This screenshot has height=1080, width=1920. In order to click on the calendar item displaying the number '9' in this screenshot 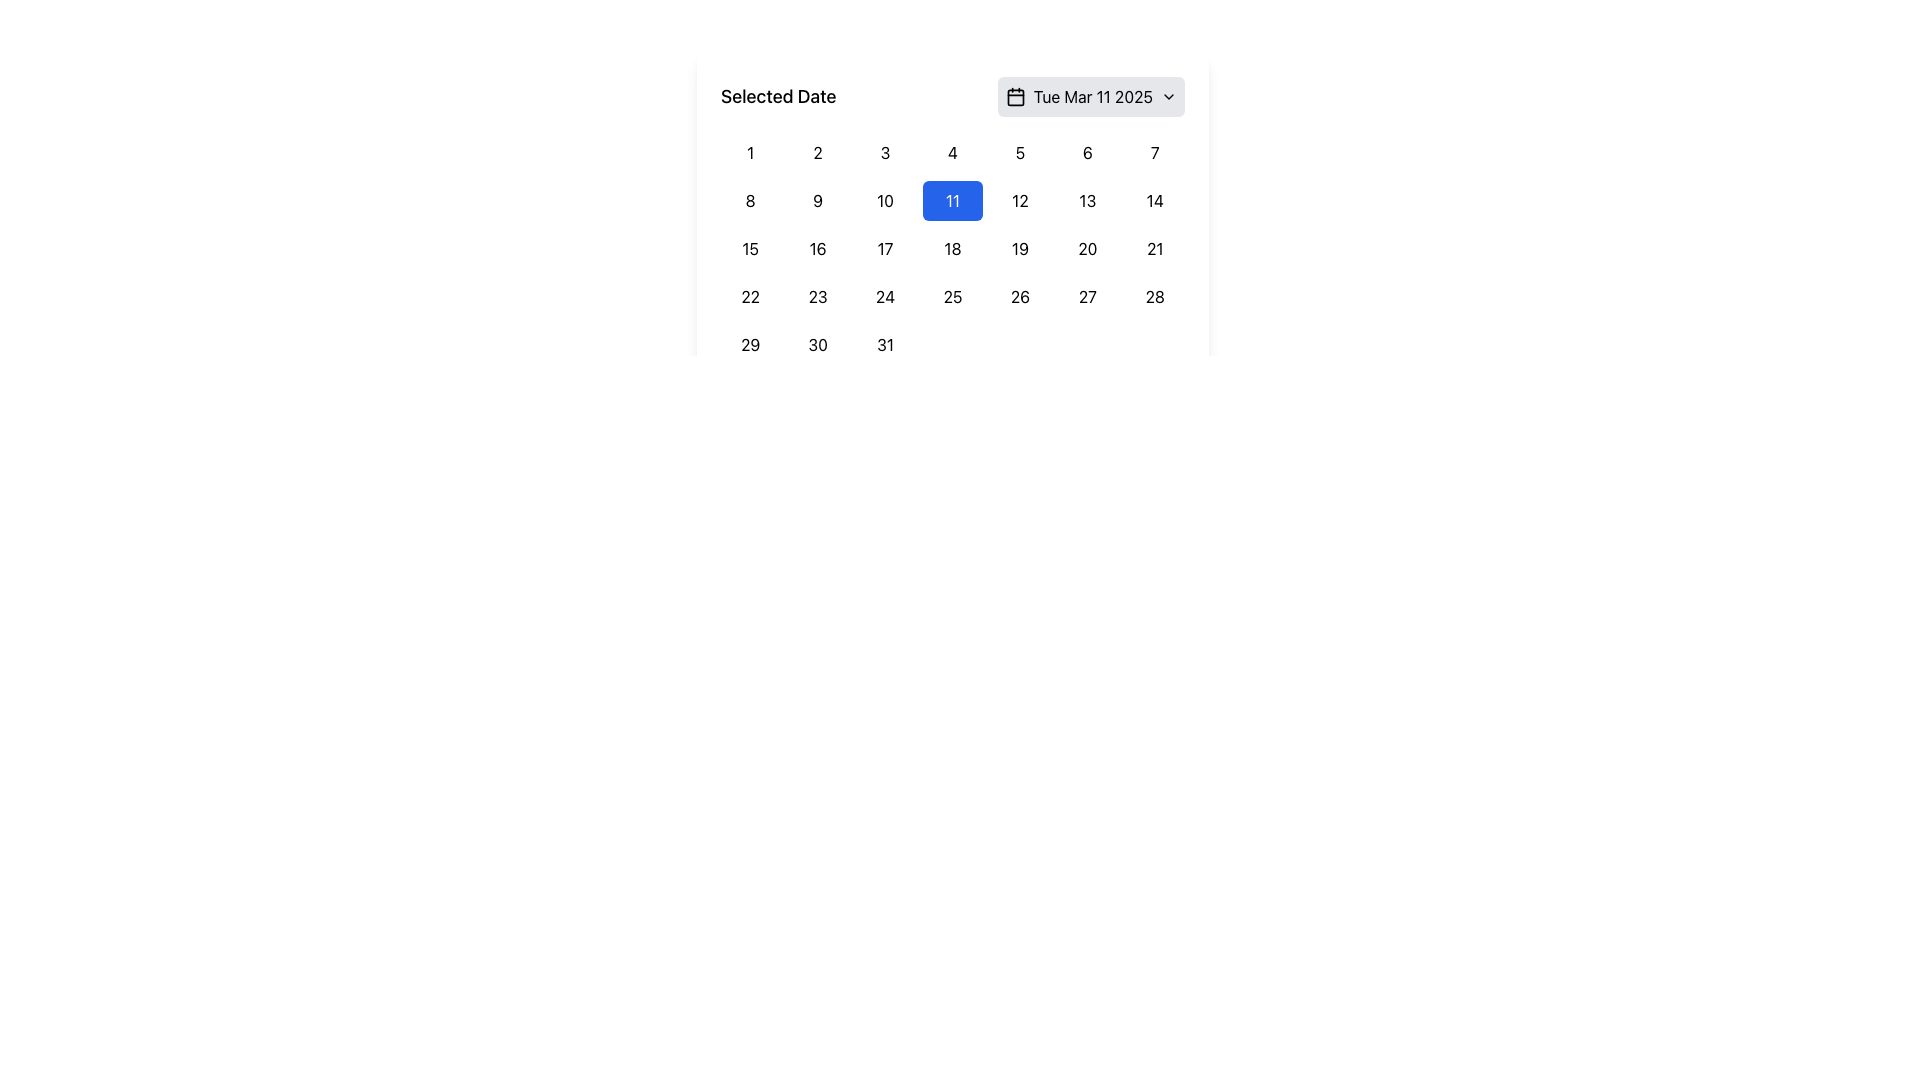, I will do `click(817, 200)`.